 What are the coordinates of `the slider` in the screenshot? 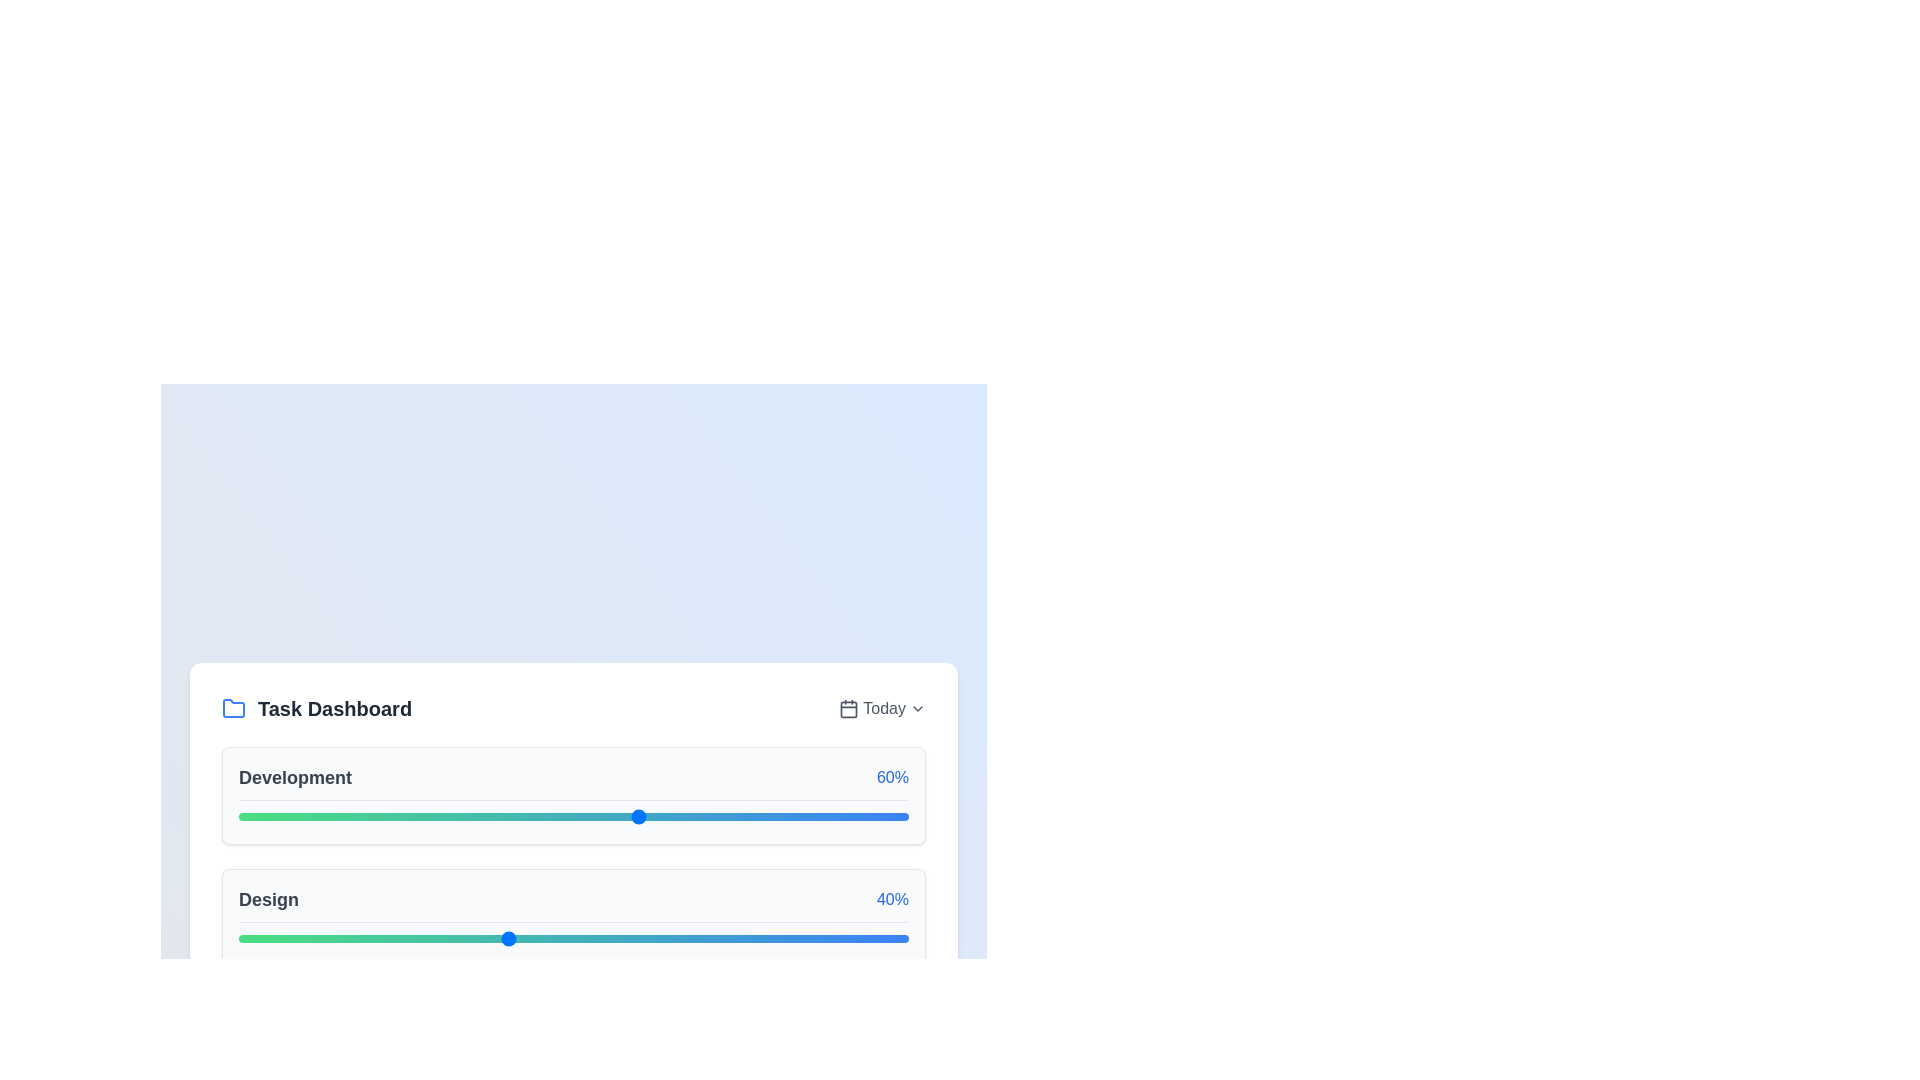 It's located at (412, 817).